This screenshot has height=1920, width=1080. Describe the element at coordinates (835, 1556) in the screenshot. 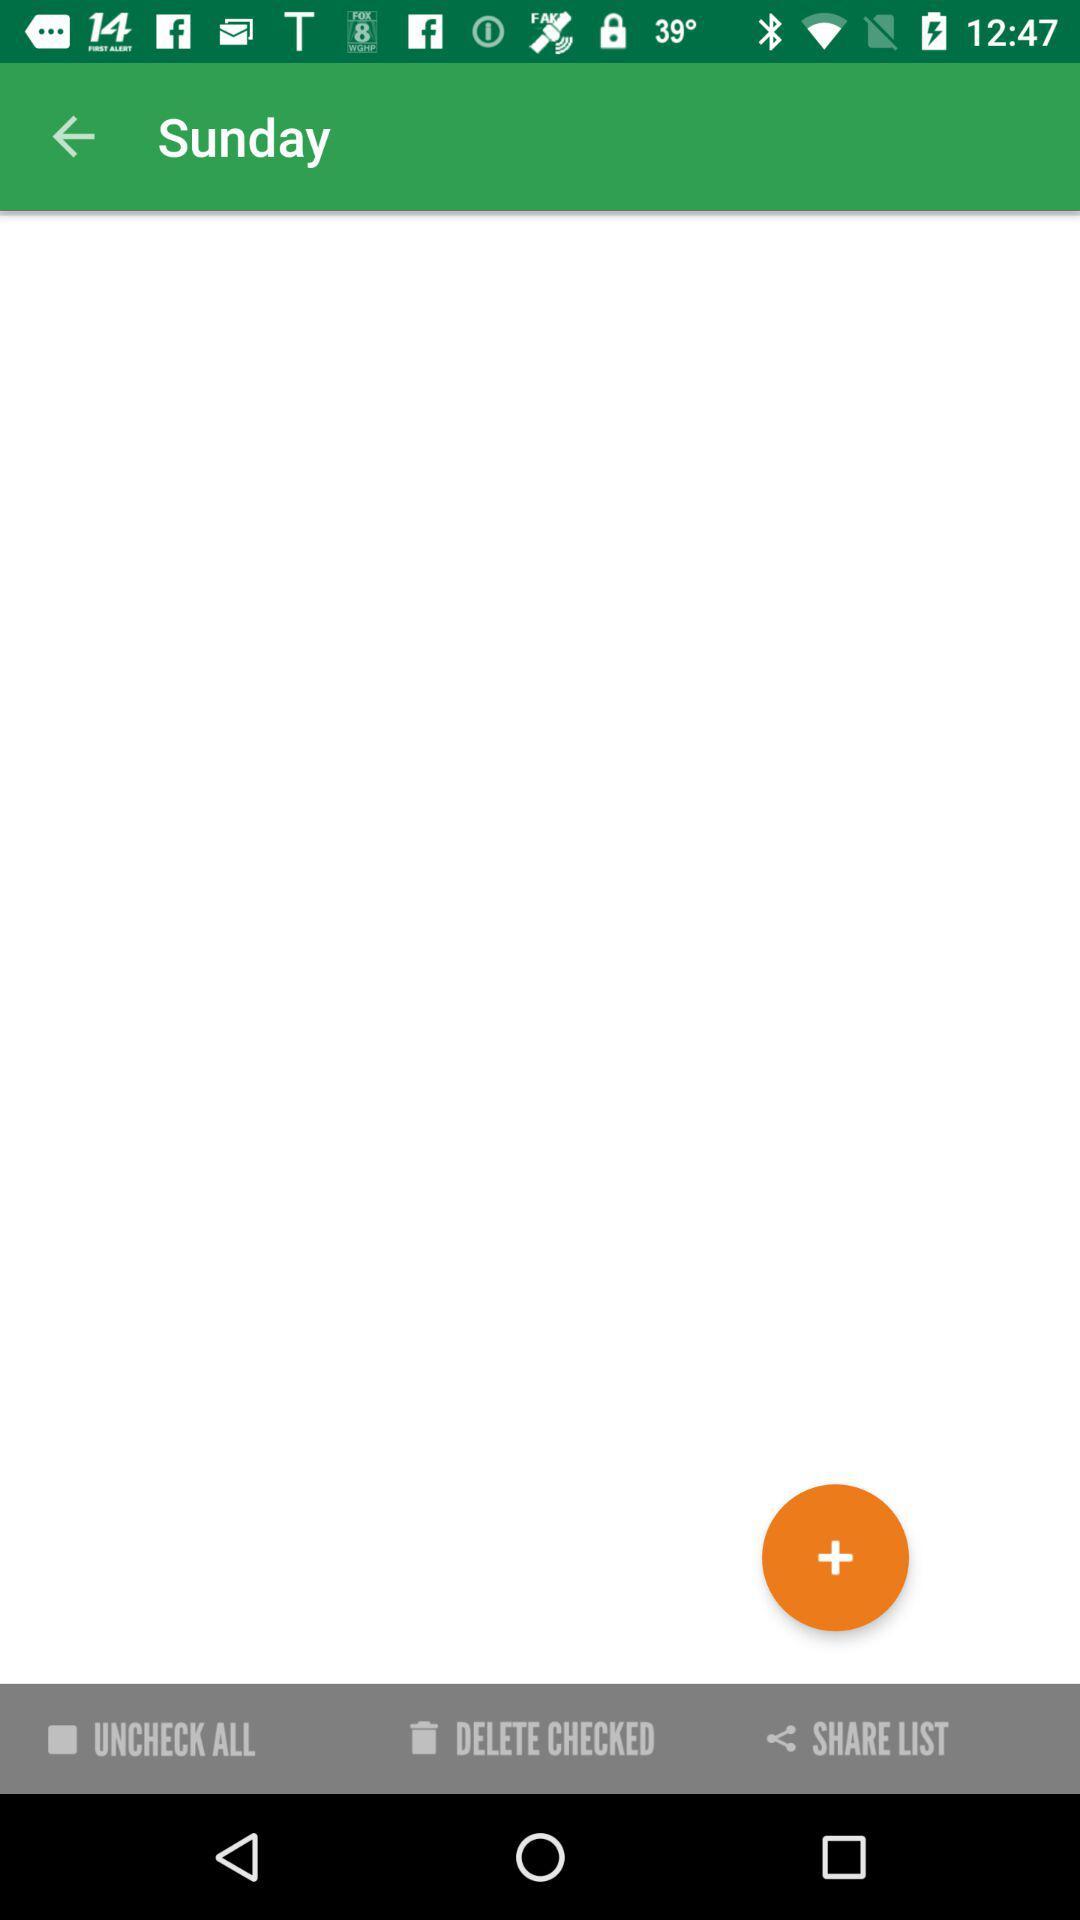

I see `the add icon` at that location.